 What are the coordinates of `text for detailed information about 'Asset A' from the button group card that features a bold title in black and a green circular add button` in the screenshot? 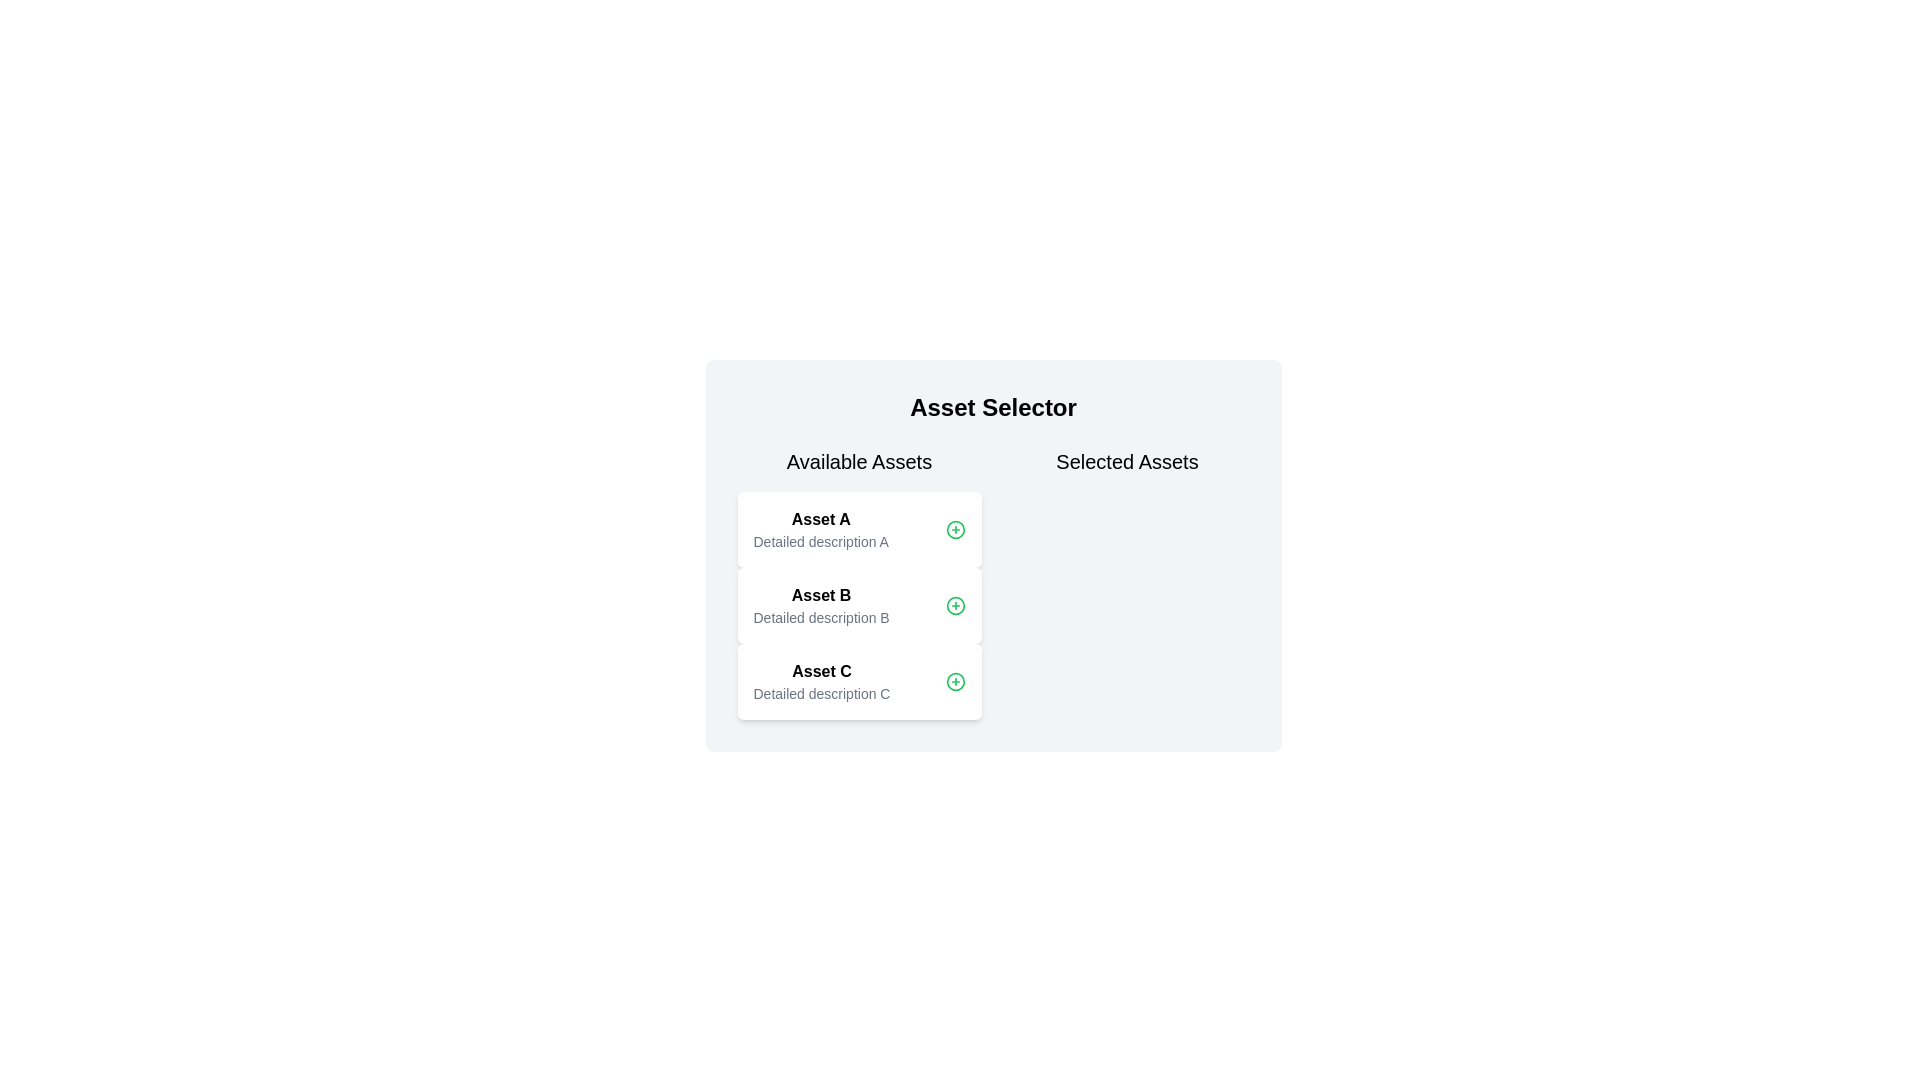 It's located at (859, 528).